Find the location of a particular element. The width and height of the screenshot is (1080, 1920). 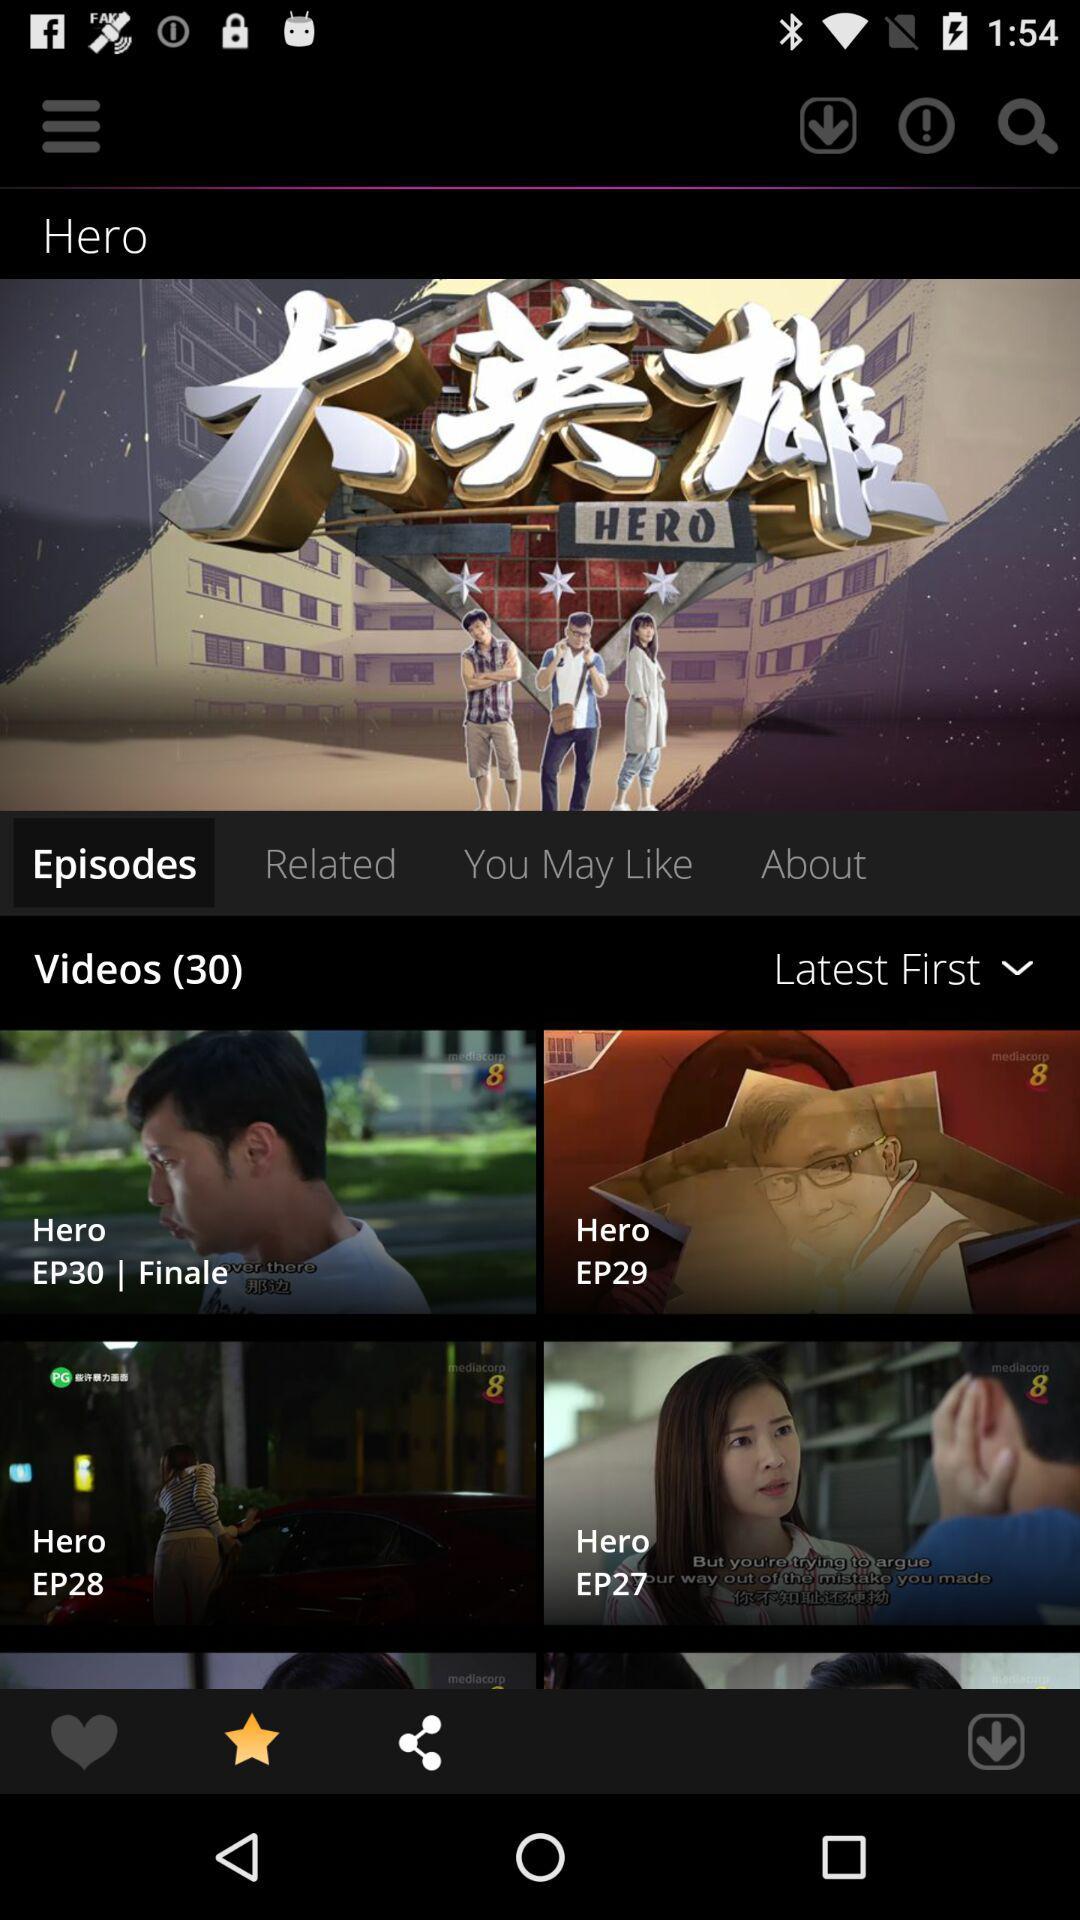

the item at the top left corner is located at coordinates (70, 124).